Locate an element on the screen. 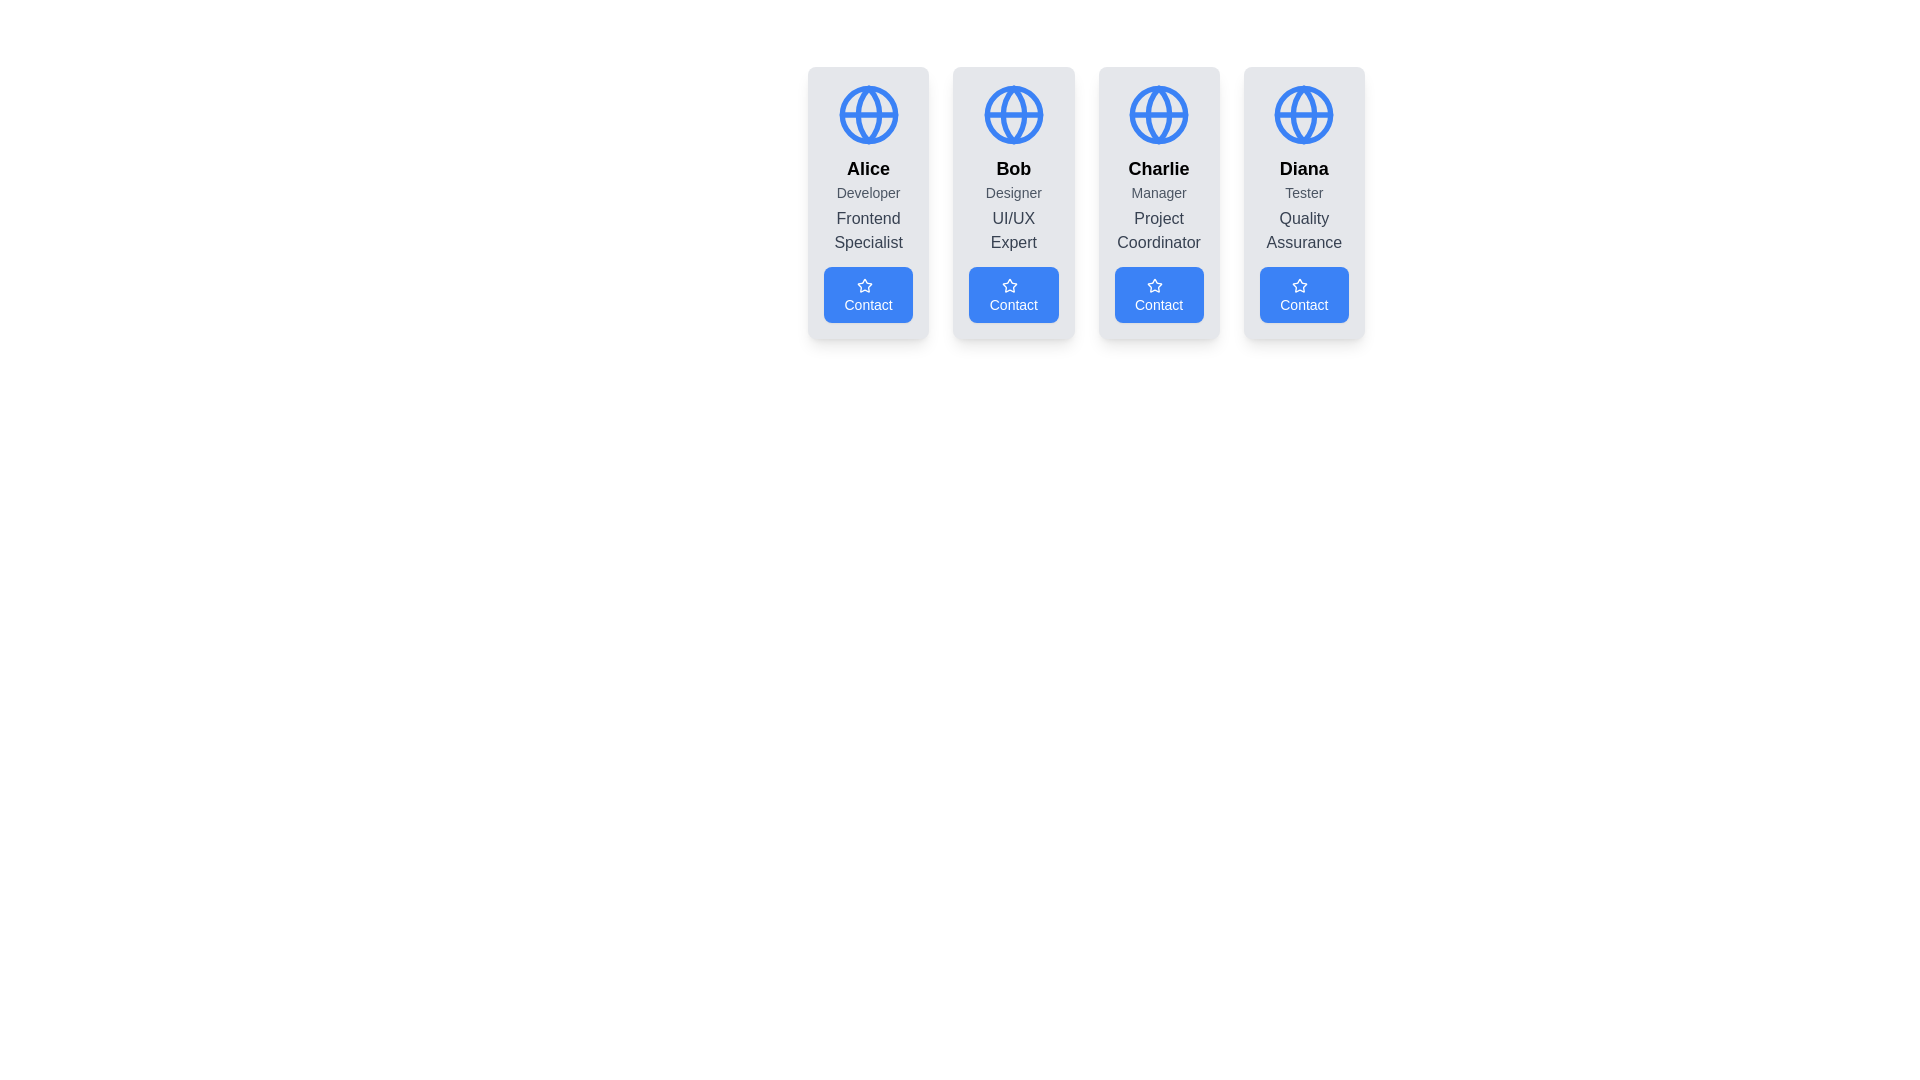  the global connectivity icon located at the top of Charlie's card, which is the third card from the left, to indicate online presence is located at coordinates (1159, 115).